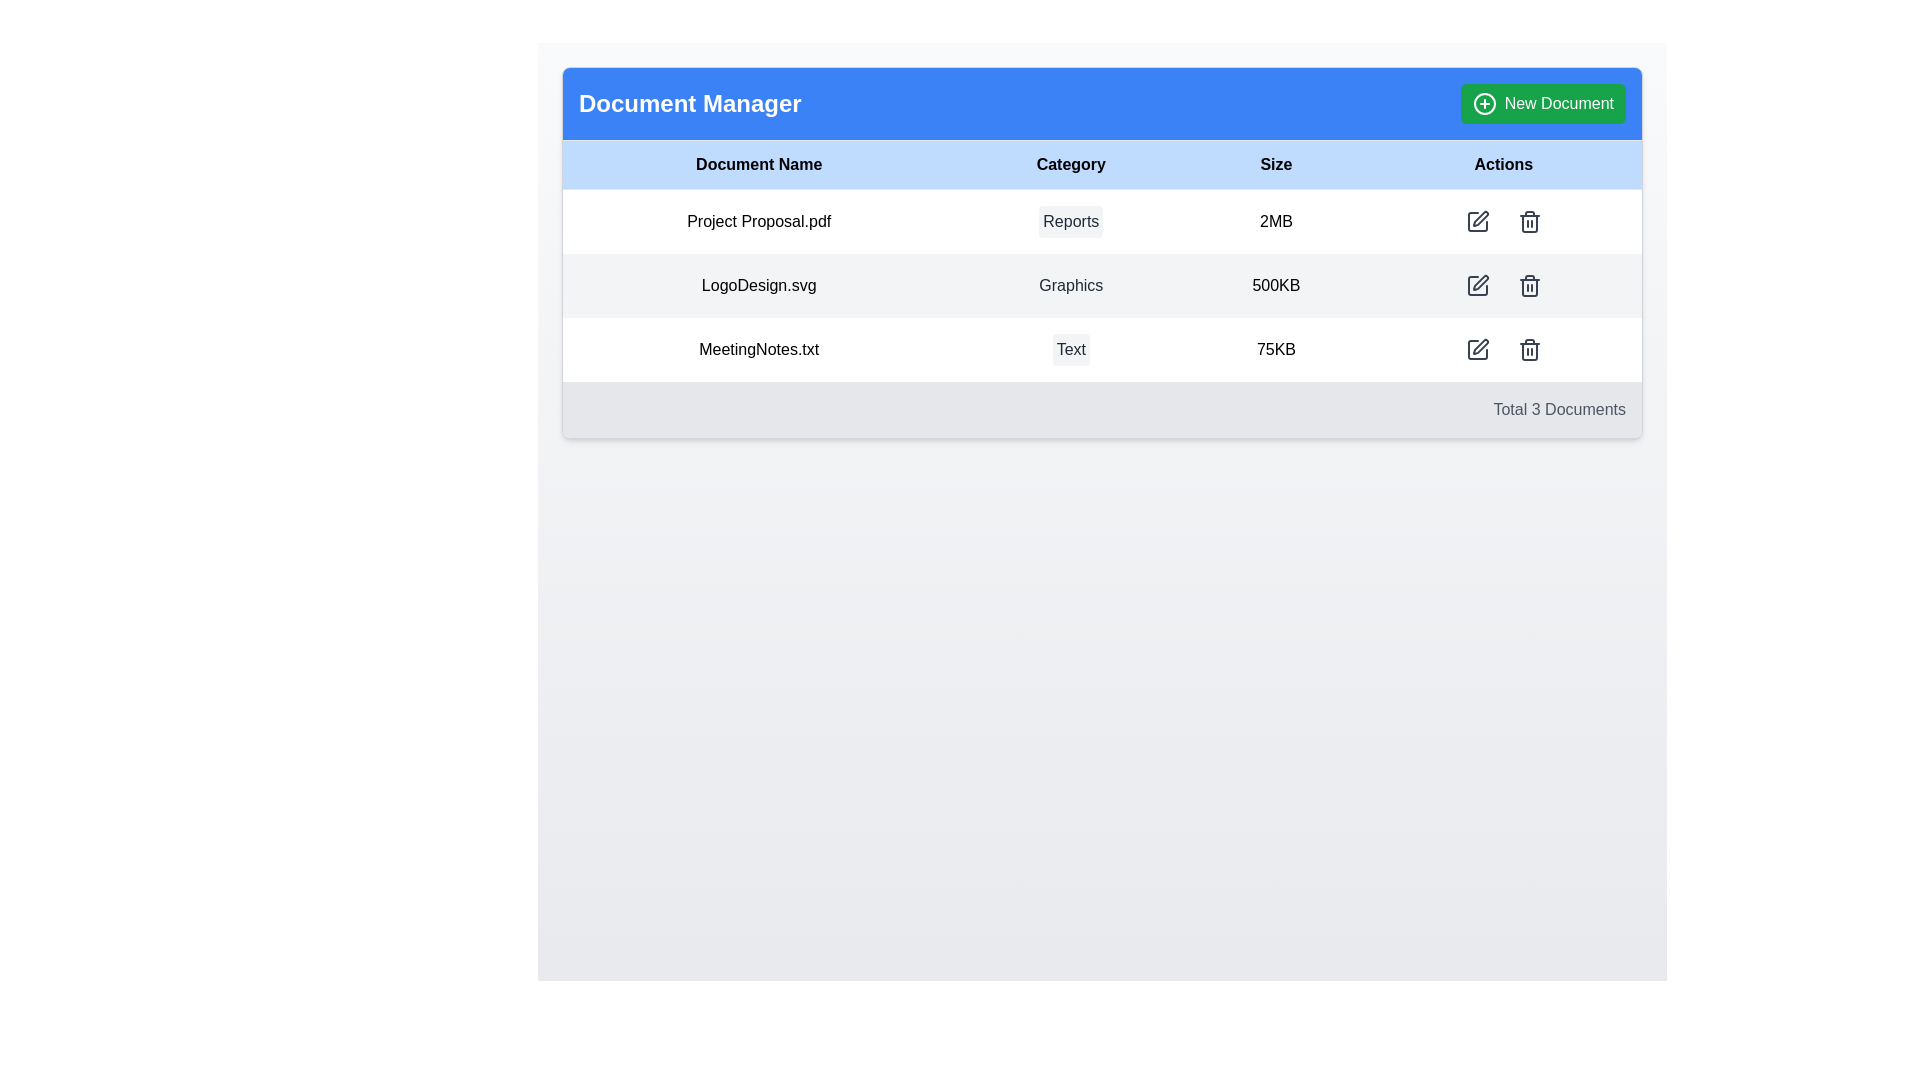  What do you see at coordinates (1070, 349) in the screenshot?
I see `the label or badge indicating the category for the document 'MeetingNotes.txt' in the 'Category' column of the table` at bounding box center [1070, 349].